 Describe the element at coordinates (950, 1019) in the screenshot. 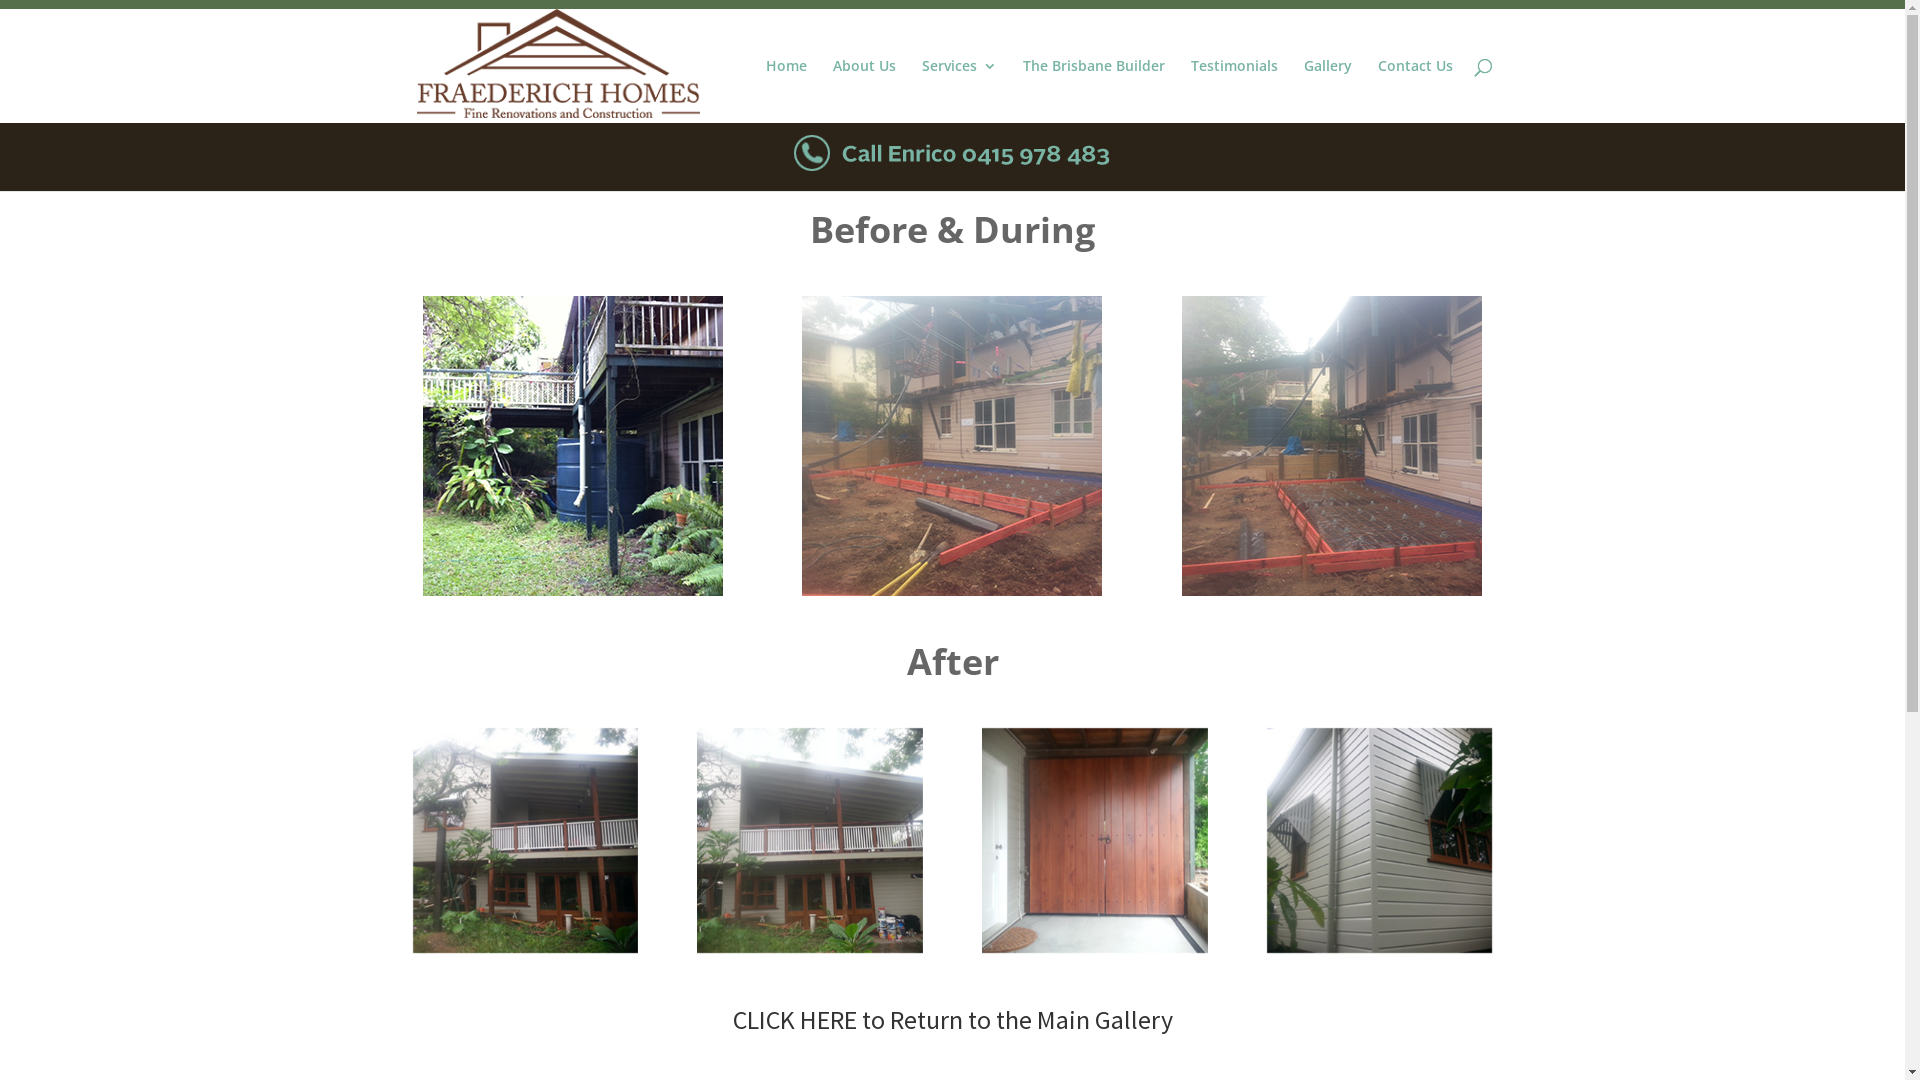

I see `'CLICK HERE to Return to the Main Gallery'` at that location.